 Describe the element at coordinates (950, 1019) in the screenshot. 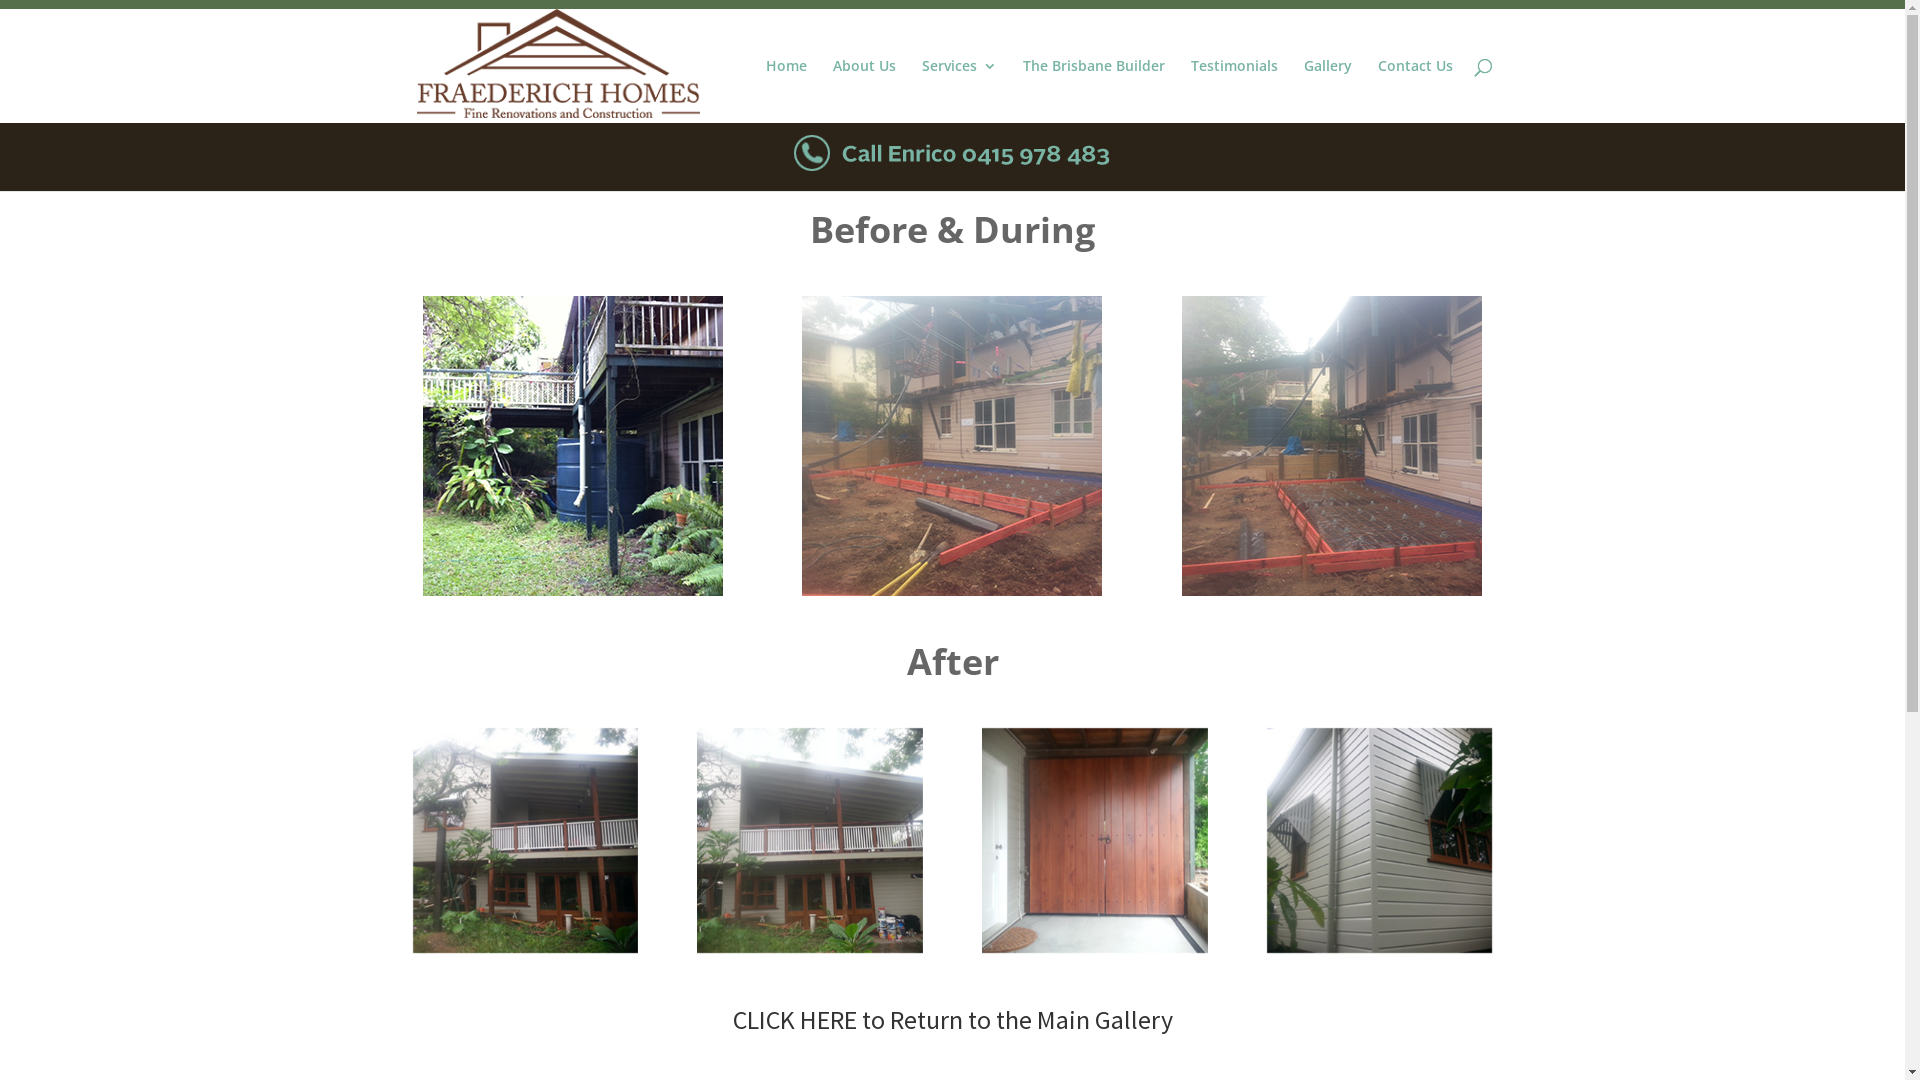

I see `'CLICK HERE to Return to the Main Gallery'` at that location.